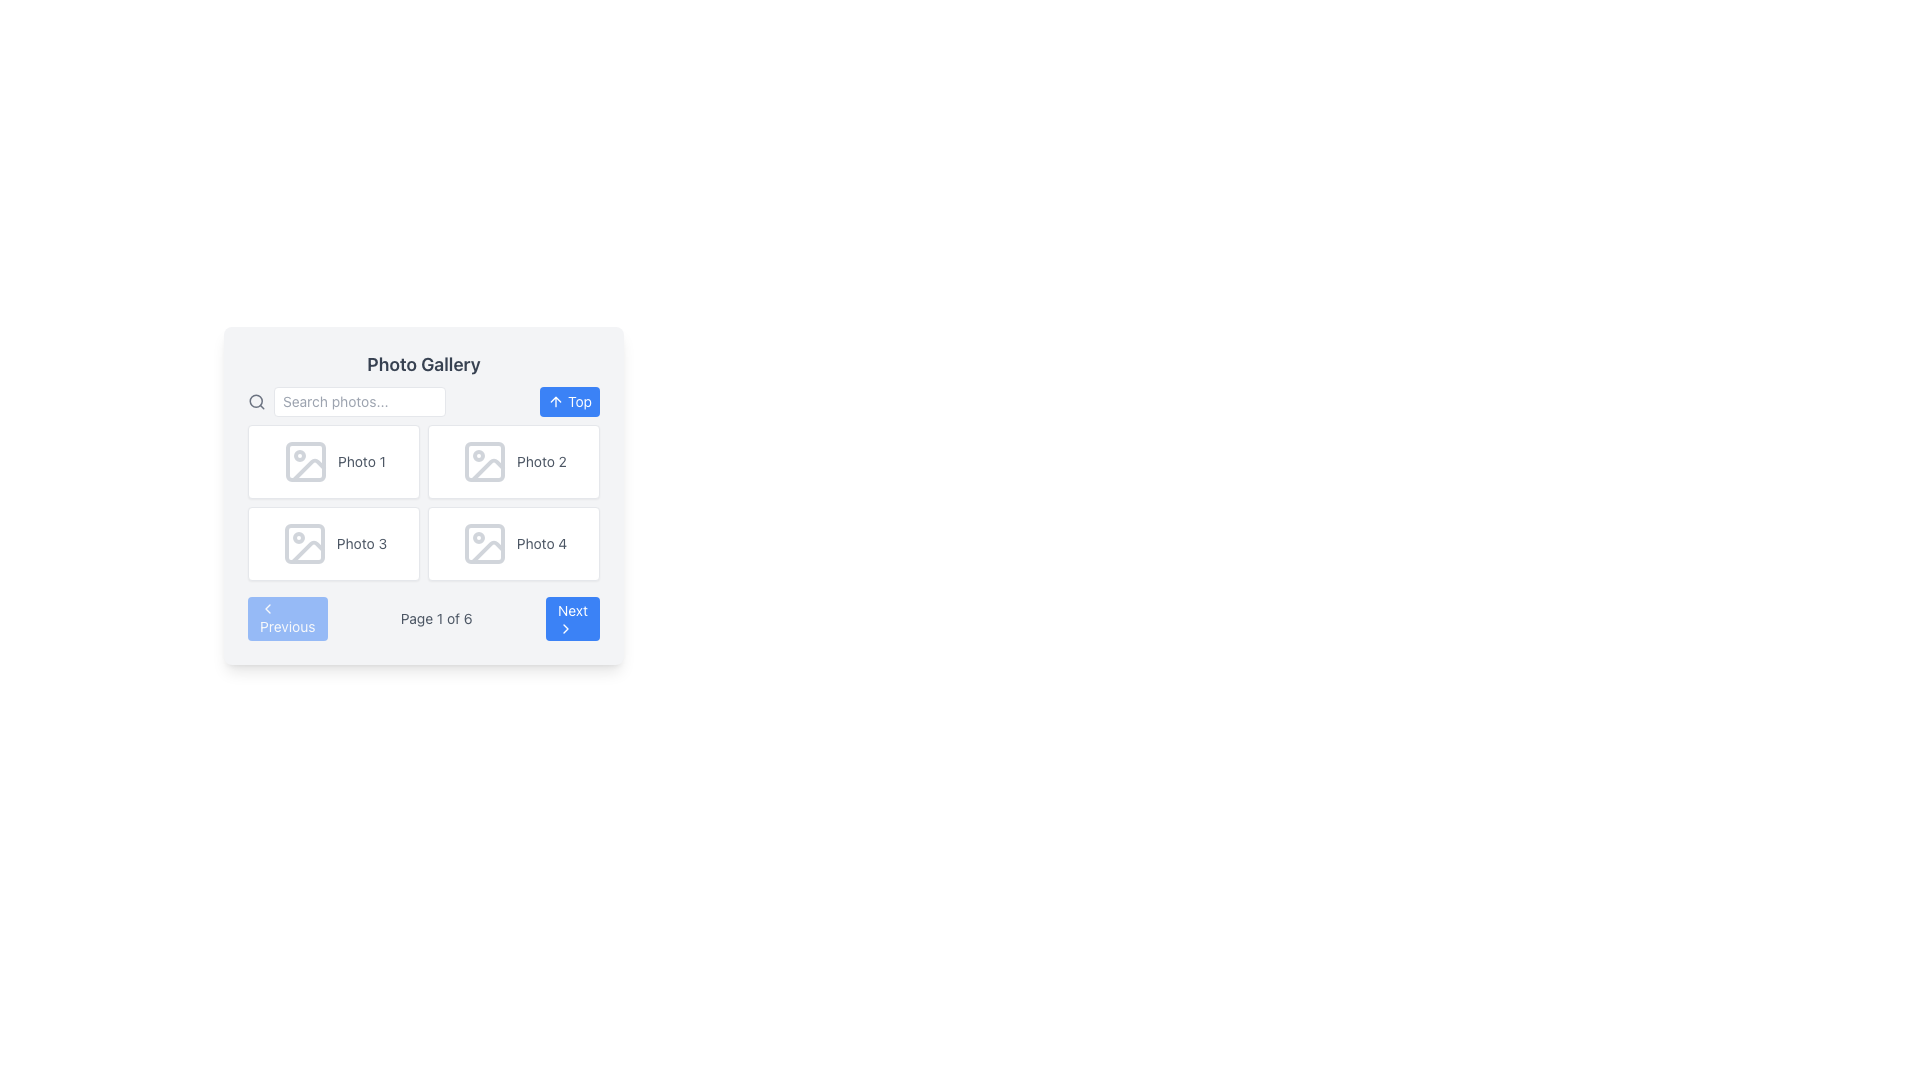  What do you see at coordinates (542, 543) in the screenshot?
I see `the text label located at the bottom-right of the grid layout in the second row and second column, which identifies the associated photo slot for 'Photo 4'` at bounding box center [542, 543].